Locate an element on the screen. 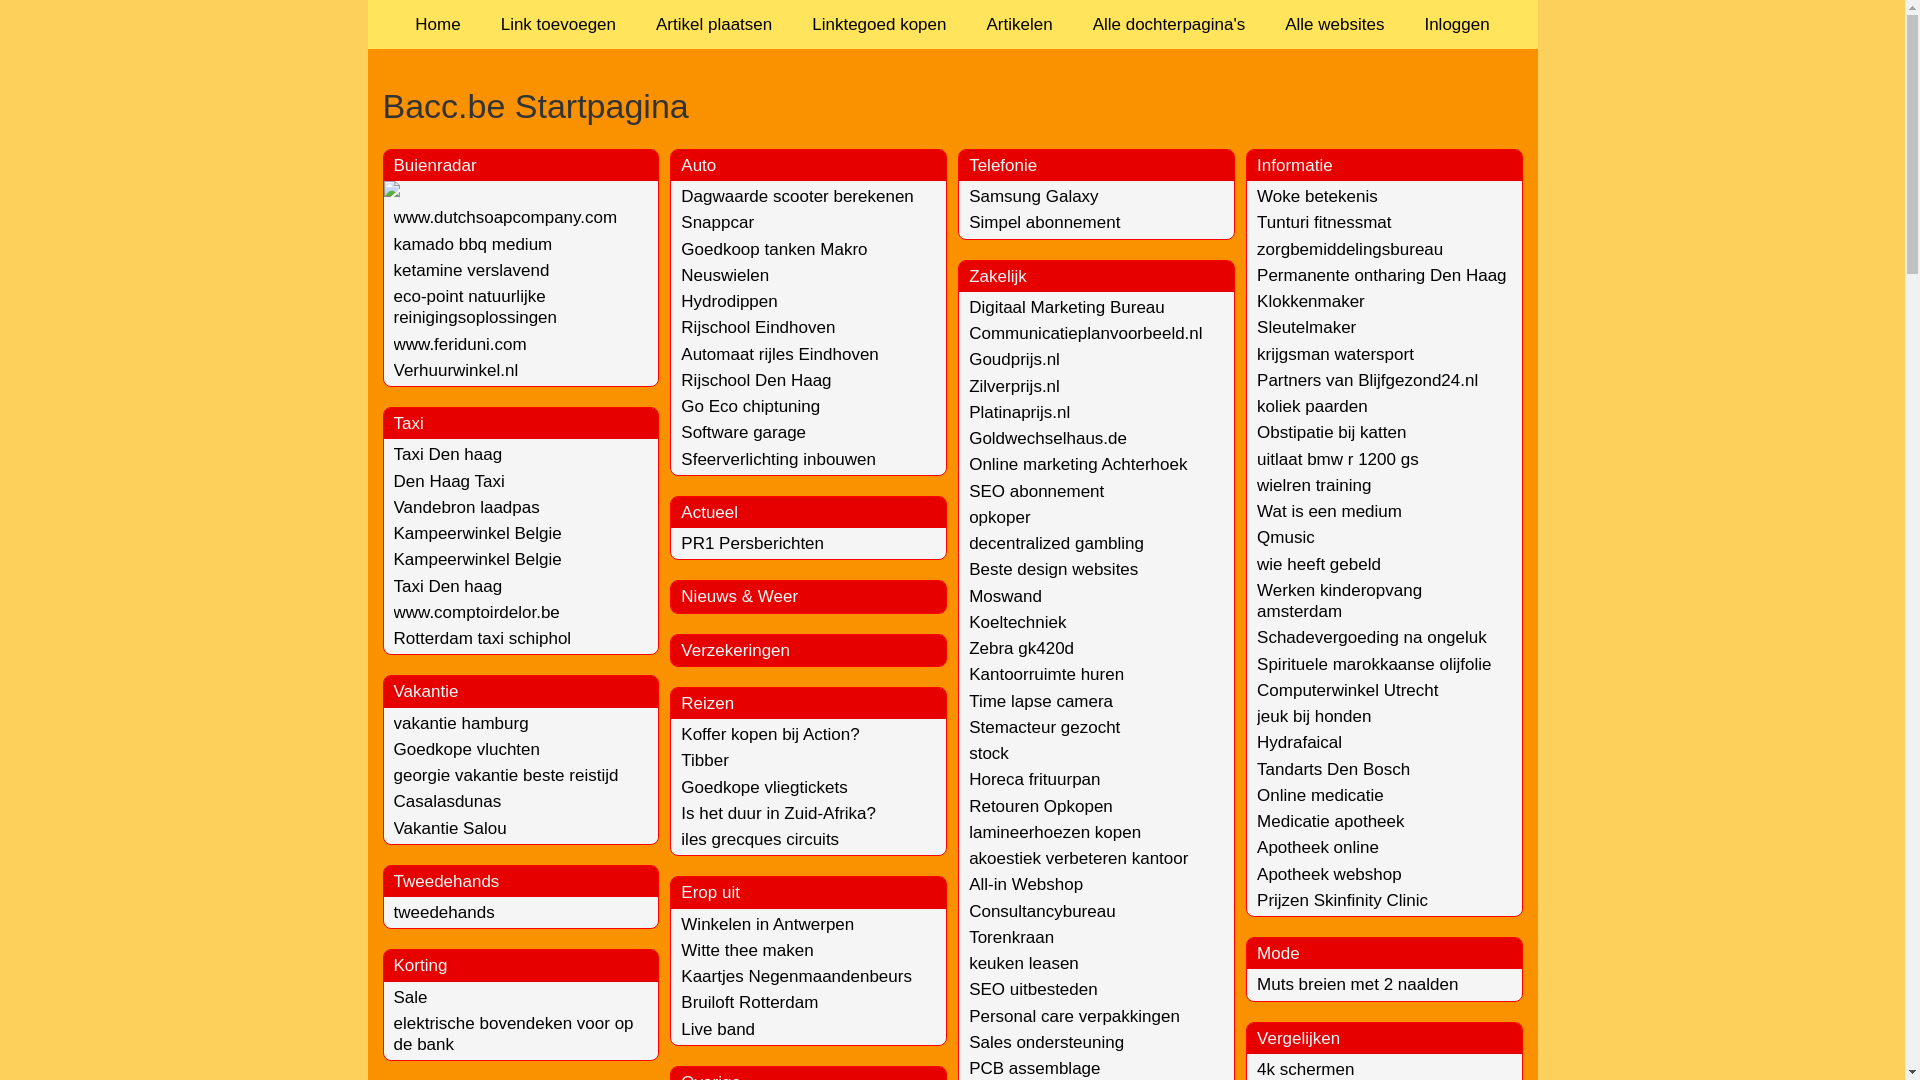 This screenshot has width=1920, height=1080. 'Hydrodippen' is located at coordinates (728, 301).